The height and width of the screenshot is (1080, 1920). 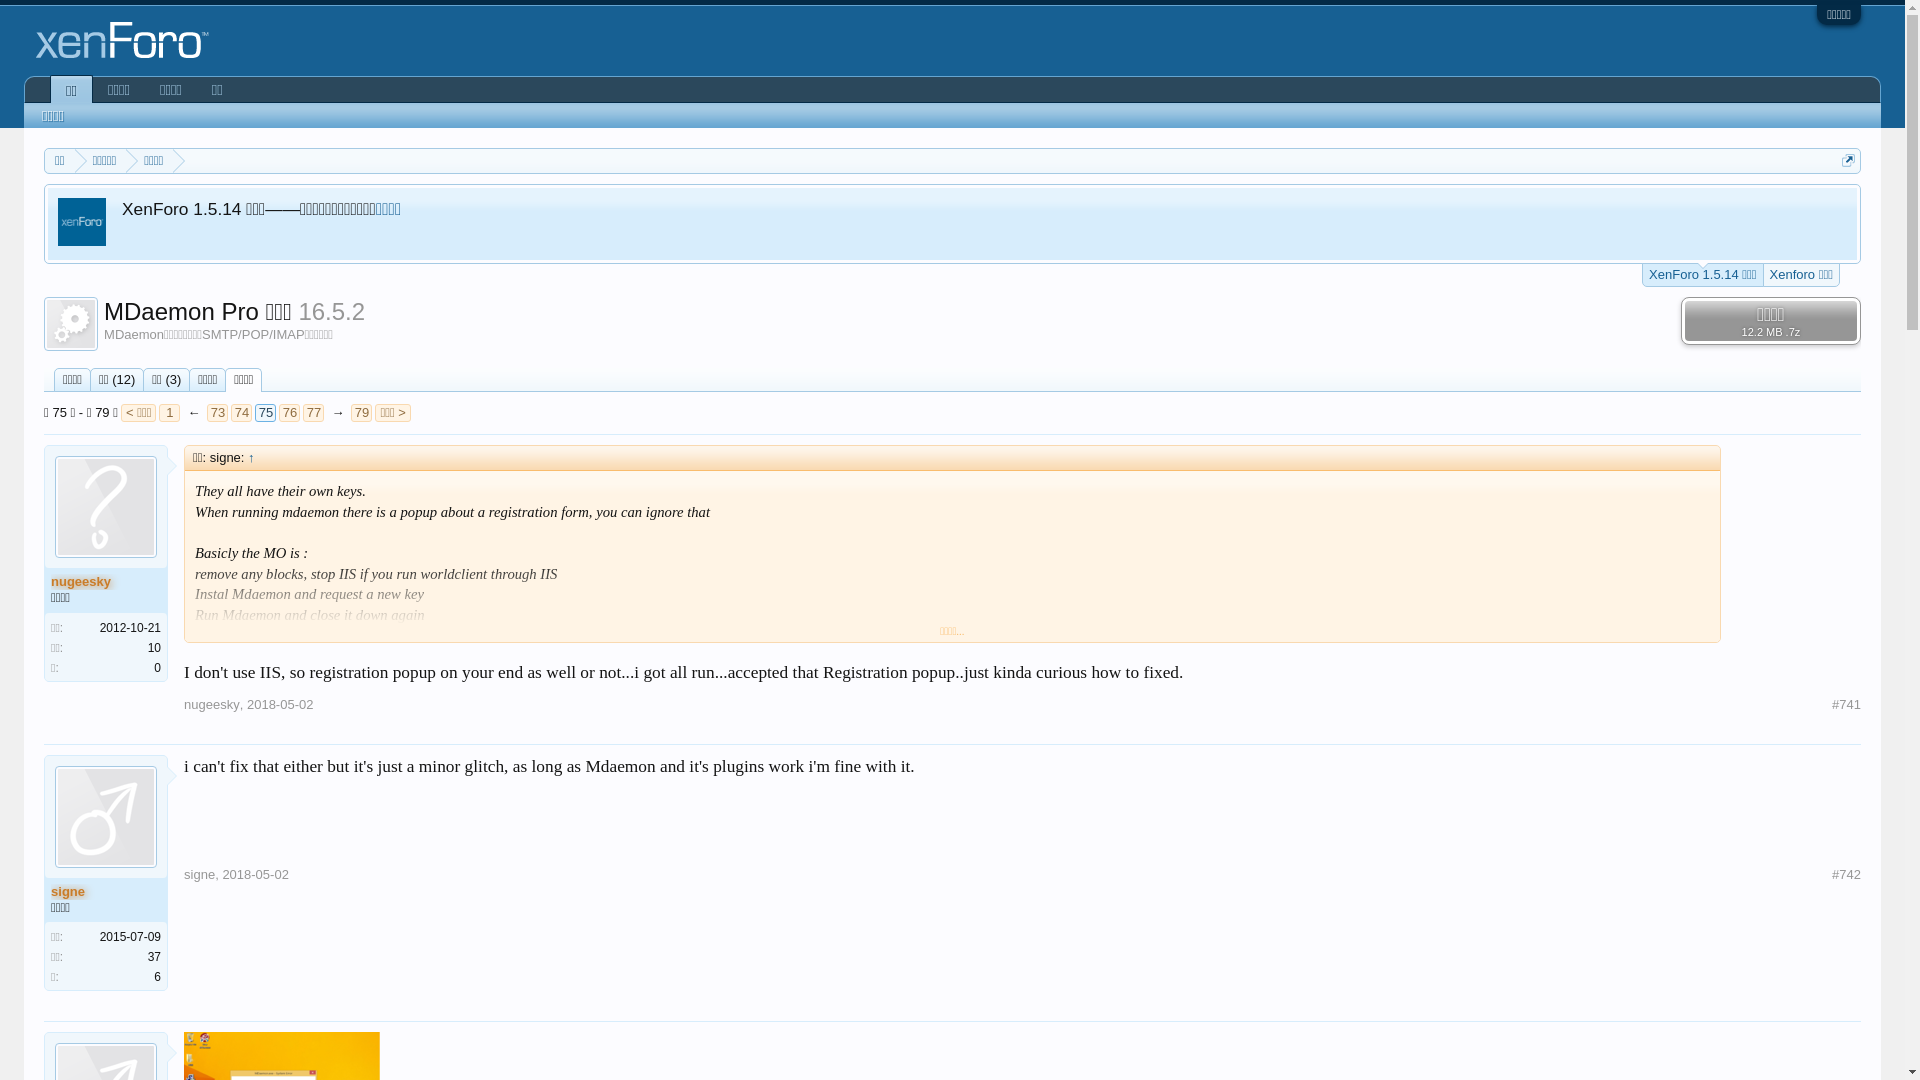 I want to click on '1', so click(x=169, y=411).